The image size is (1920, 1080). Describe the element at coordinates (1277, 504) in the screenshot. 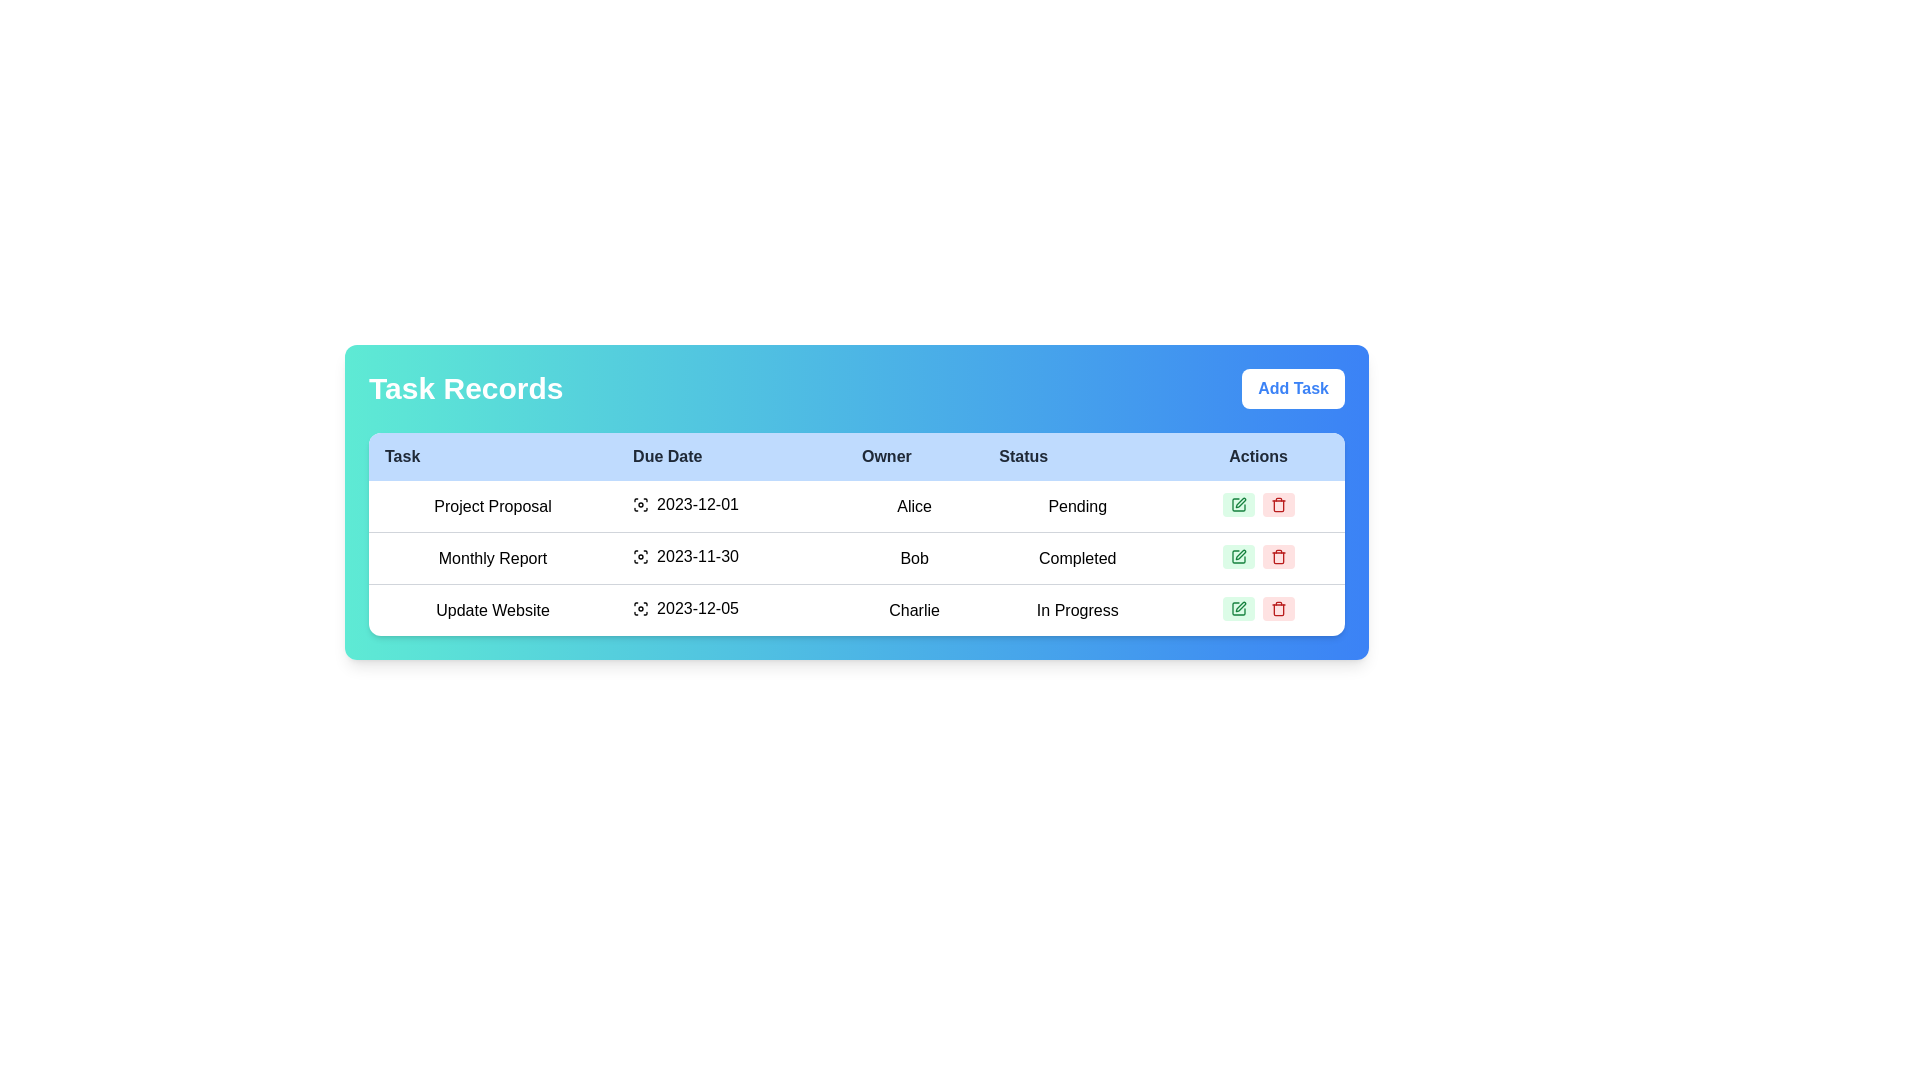

I see `the delete button located at the right end of the row in the 'Actions' column, adjacent to the green edit button, in the topmost row of the table` at that location.